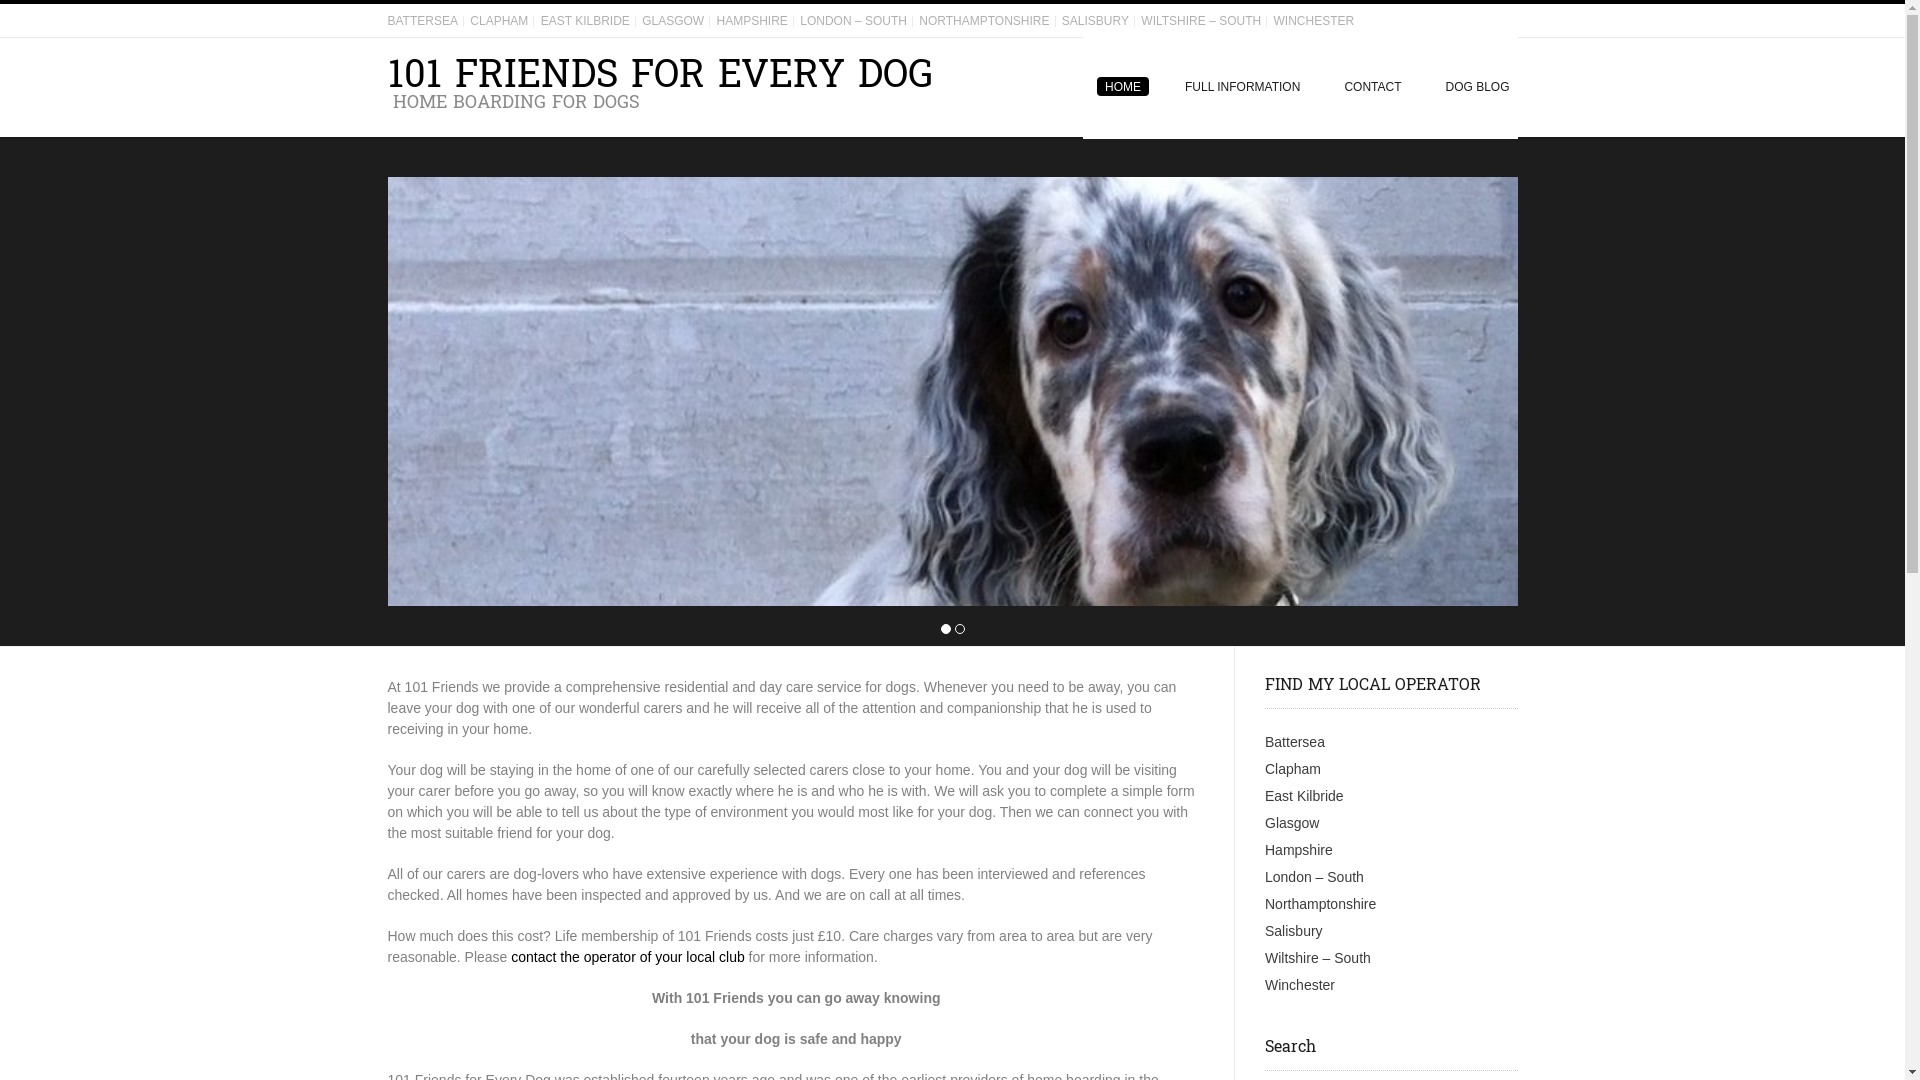 Image resolution: width=1920 pixels, height=1080 pixels. I want to click on 'GLASGOW', so click(672, 20).